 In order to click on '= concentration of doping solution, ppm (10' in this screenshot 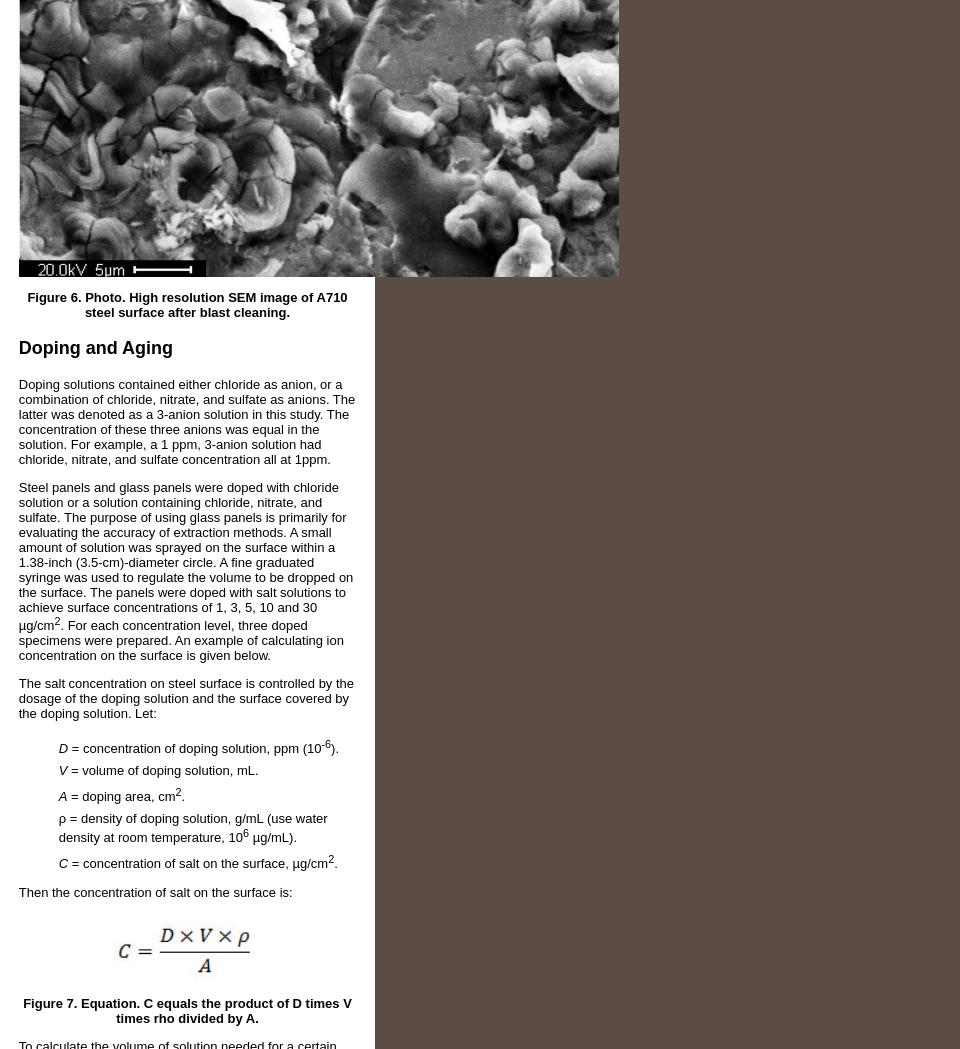, I will do `click(194, 747)`.